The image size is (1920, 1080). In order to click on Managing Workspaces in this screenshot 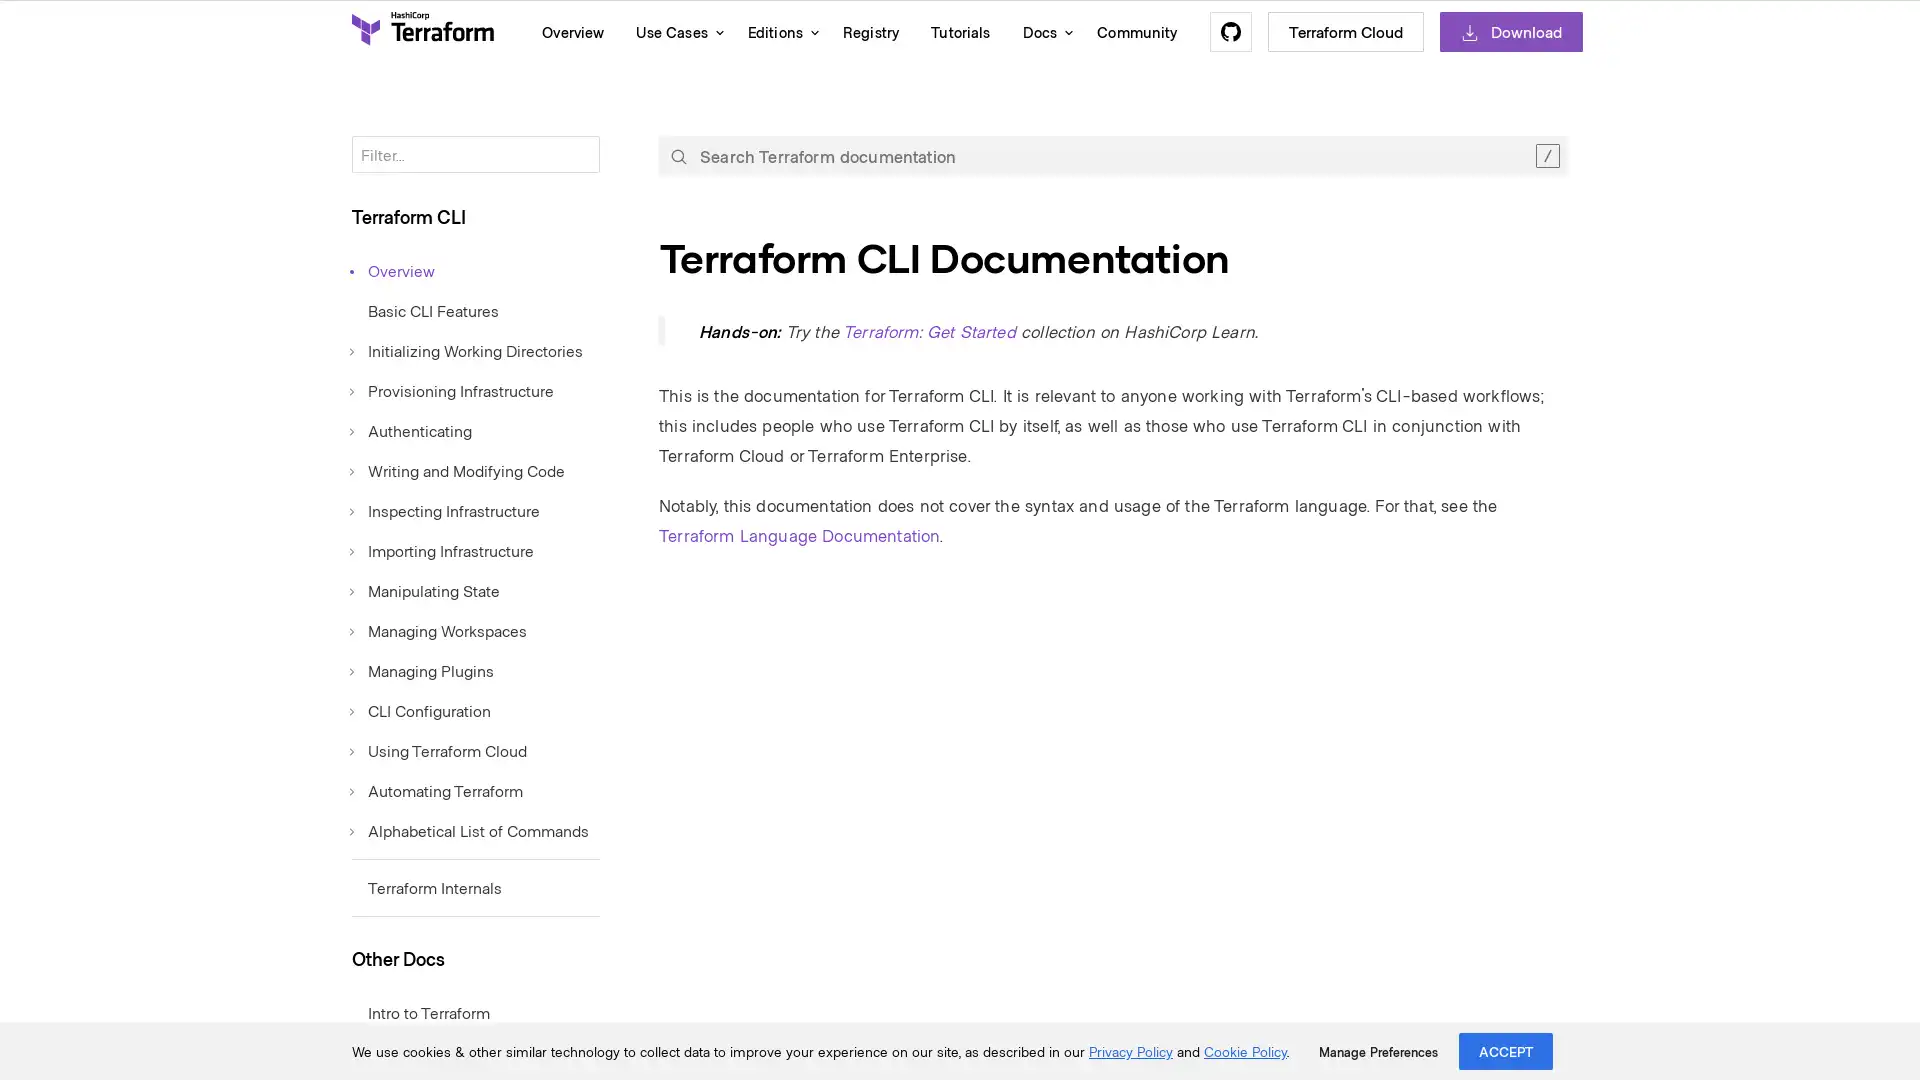, I will do `click(438, 628)`.